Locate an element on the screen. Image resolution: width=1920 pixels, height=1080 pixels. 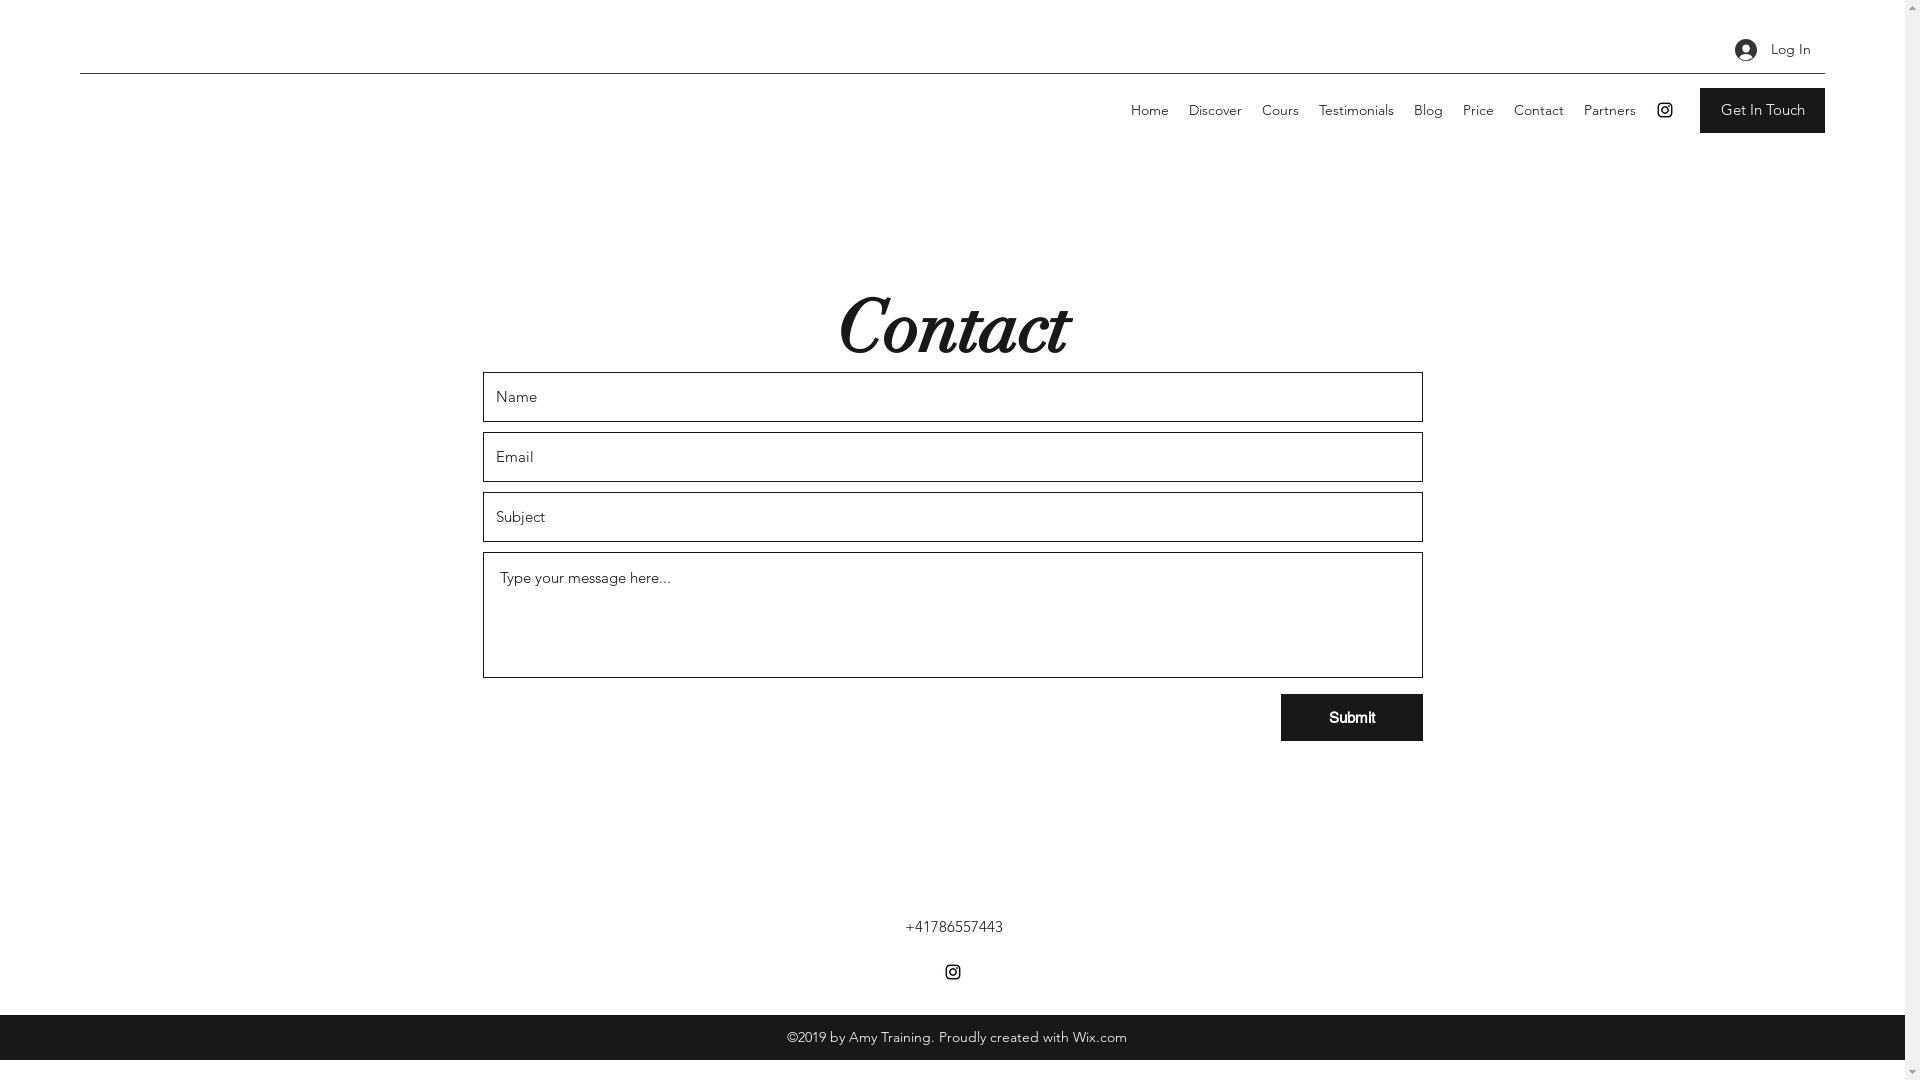
'Price' is located at coordinates (1453, 110).